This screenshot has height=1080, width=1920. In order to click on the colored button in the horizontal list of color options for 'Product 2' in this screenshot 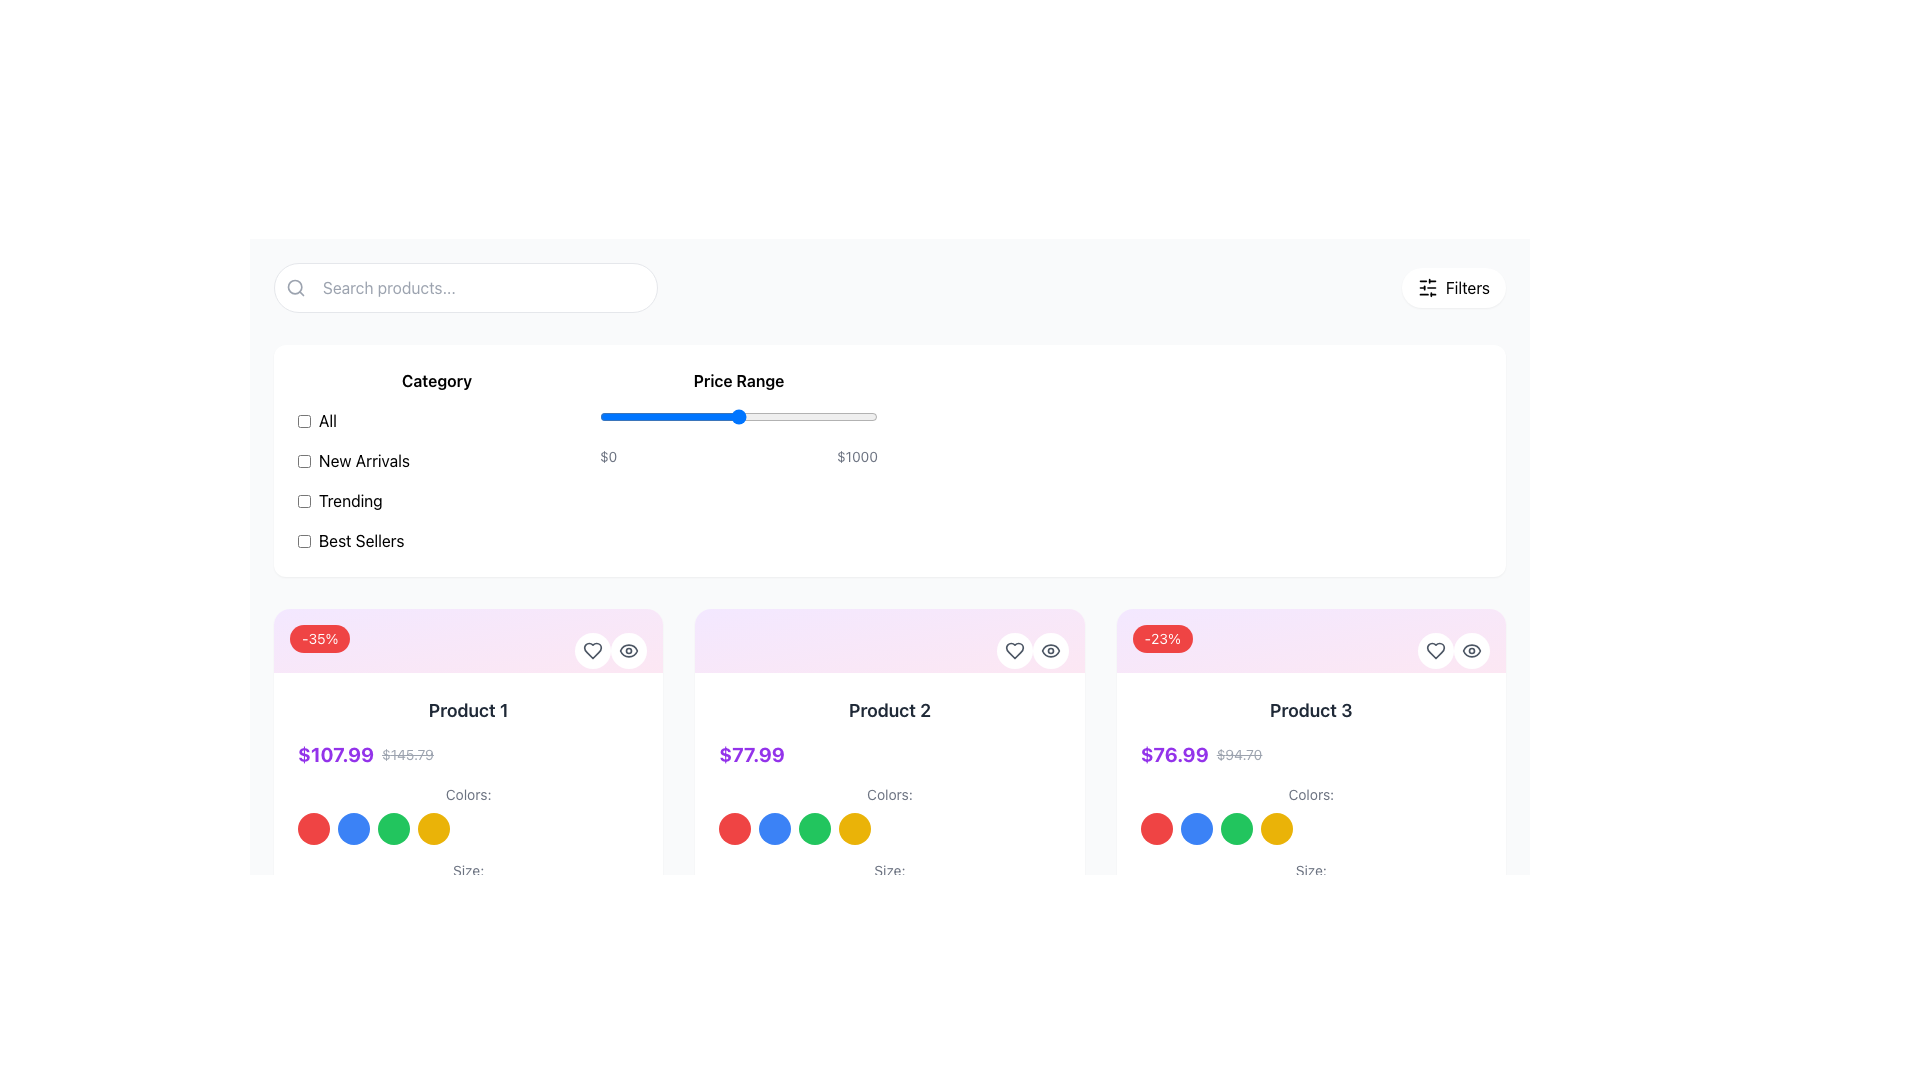, I will do `click(888, 829)`.